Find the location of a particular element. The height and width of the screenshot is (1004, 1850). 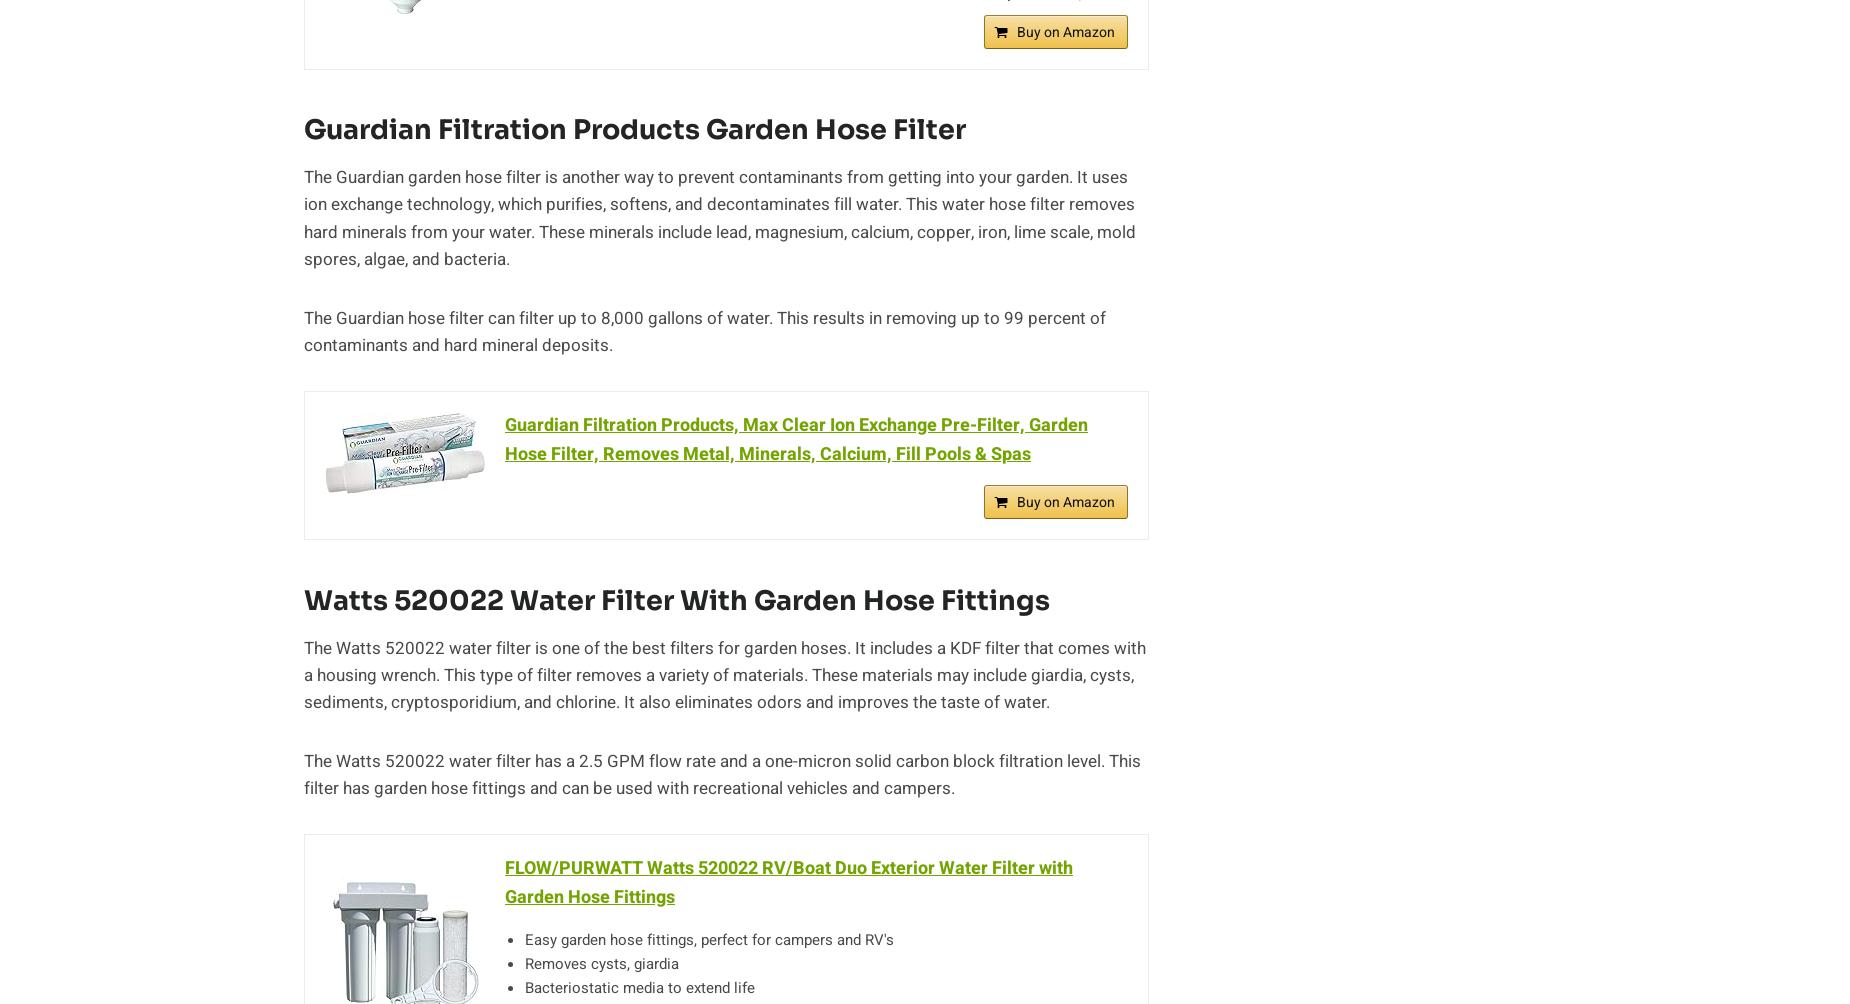

'The Guardian garden hose filter is another way to prevent contaminants from getting into your garden. It uses ion exchange technology, which purifies, softens, and decontaminates fill water. This water hose filter removes hard minerals from your water. These minerals include lead, magnesium, calcium, copper, iron, lime scale, mold spores, algae, and bacteria.' is located at coordinates (720, 216).